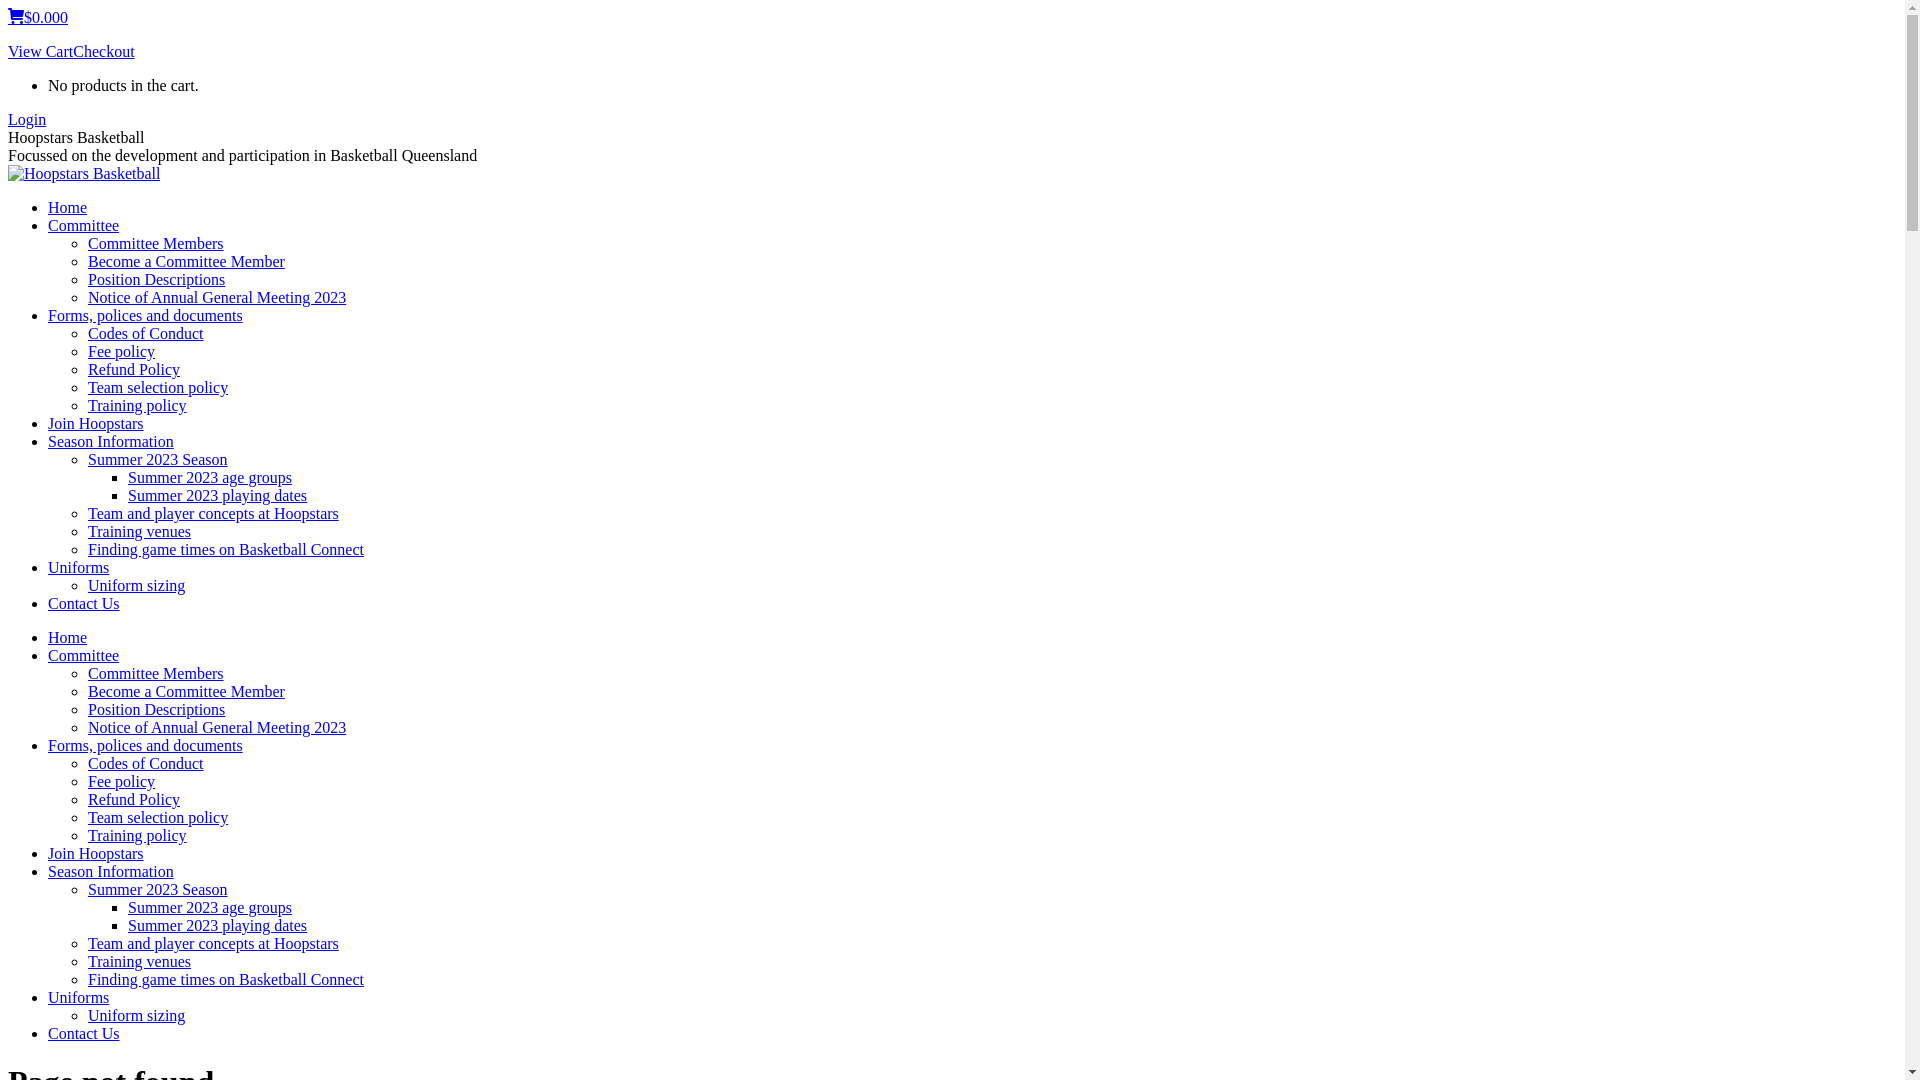  I want to click on 'Join Hoopstars', so click(95, 853).